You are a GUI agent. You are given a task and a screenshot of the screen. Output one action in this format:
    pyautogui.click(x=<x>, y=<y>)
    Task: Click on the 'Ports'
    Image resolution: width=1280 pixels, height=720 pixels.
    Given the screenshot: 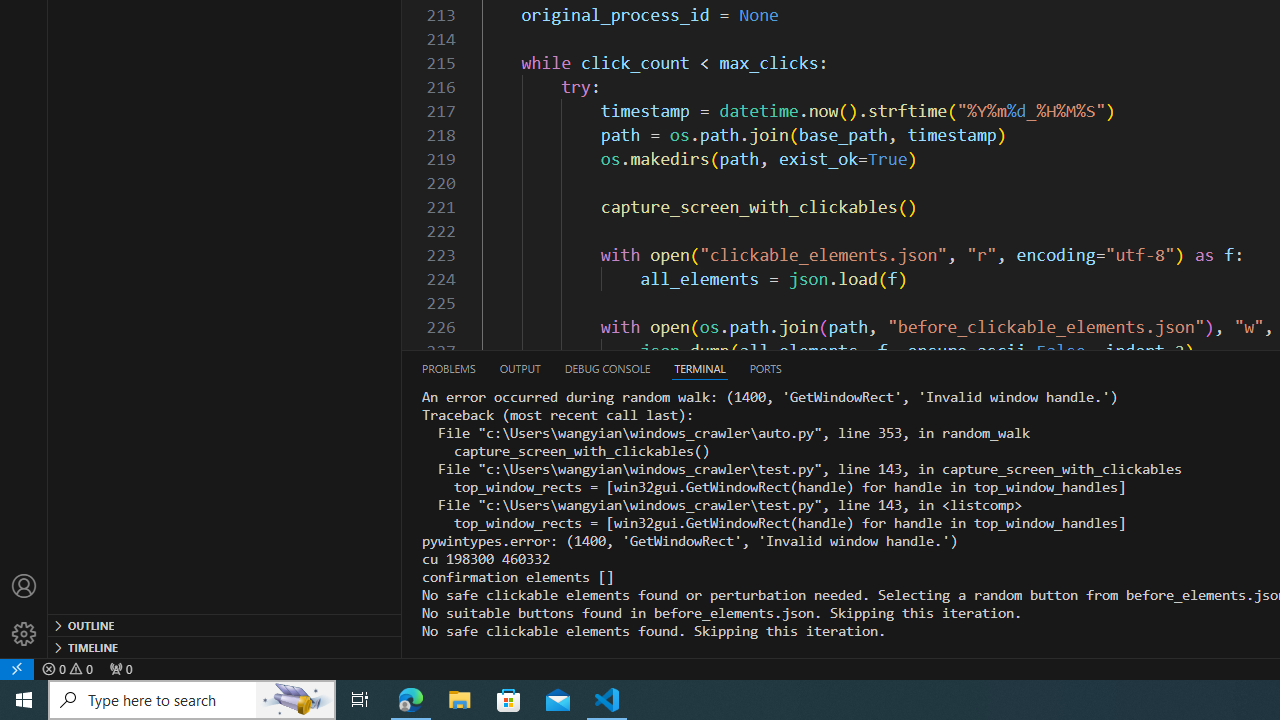 What is the action you would take?
    pyautogui.click(x=764, y=368)
    